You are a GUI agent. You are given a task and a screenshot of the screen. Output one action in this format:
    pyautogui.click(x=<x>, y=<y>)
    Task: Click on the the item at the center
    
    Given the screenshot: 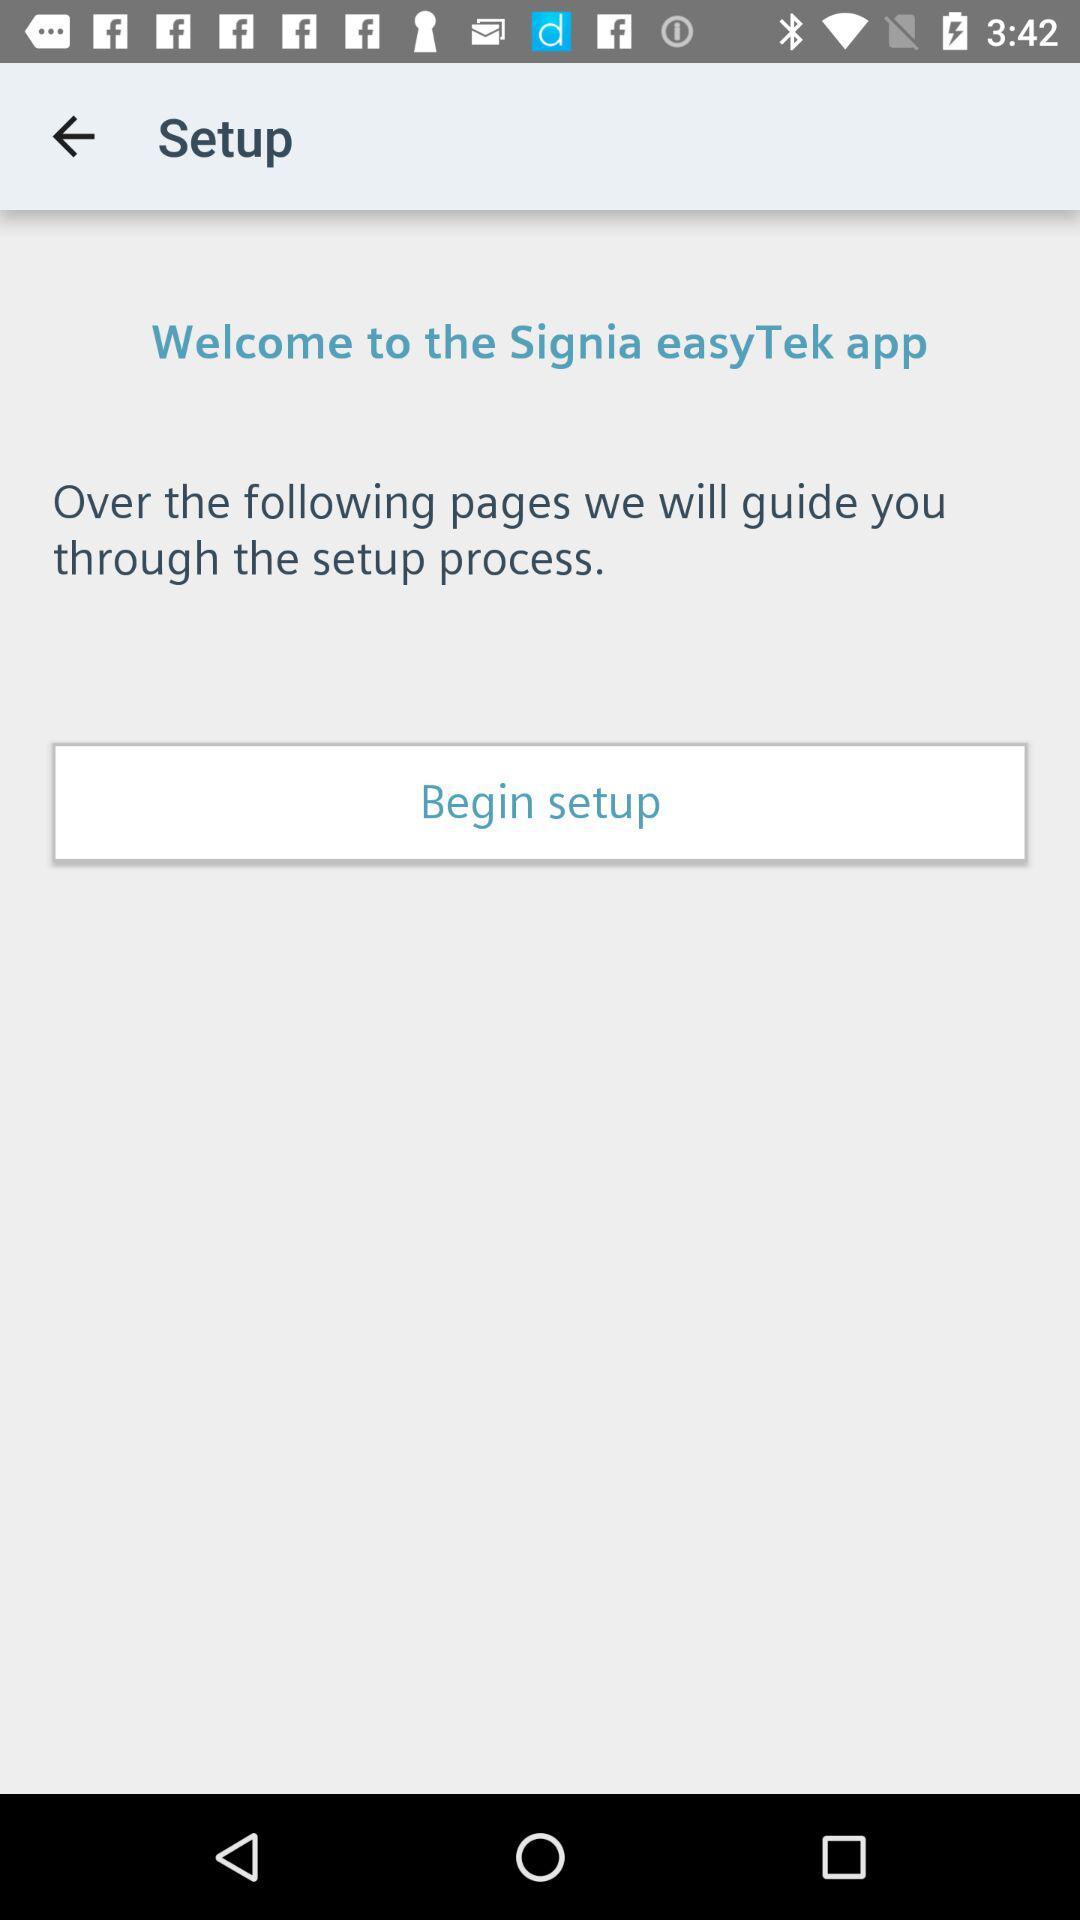 What is the action you would take?
    pyautogui.click(x=540, y=802)
    